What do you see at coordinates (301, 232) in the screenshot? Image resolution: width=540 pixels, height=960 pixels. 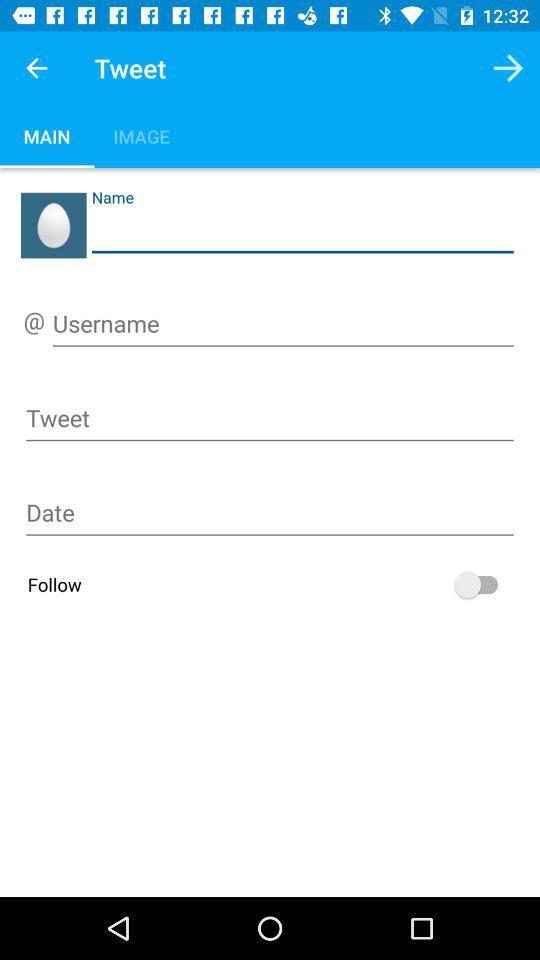 I see `allow to enter name` at bounding box center [301, 232].